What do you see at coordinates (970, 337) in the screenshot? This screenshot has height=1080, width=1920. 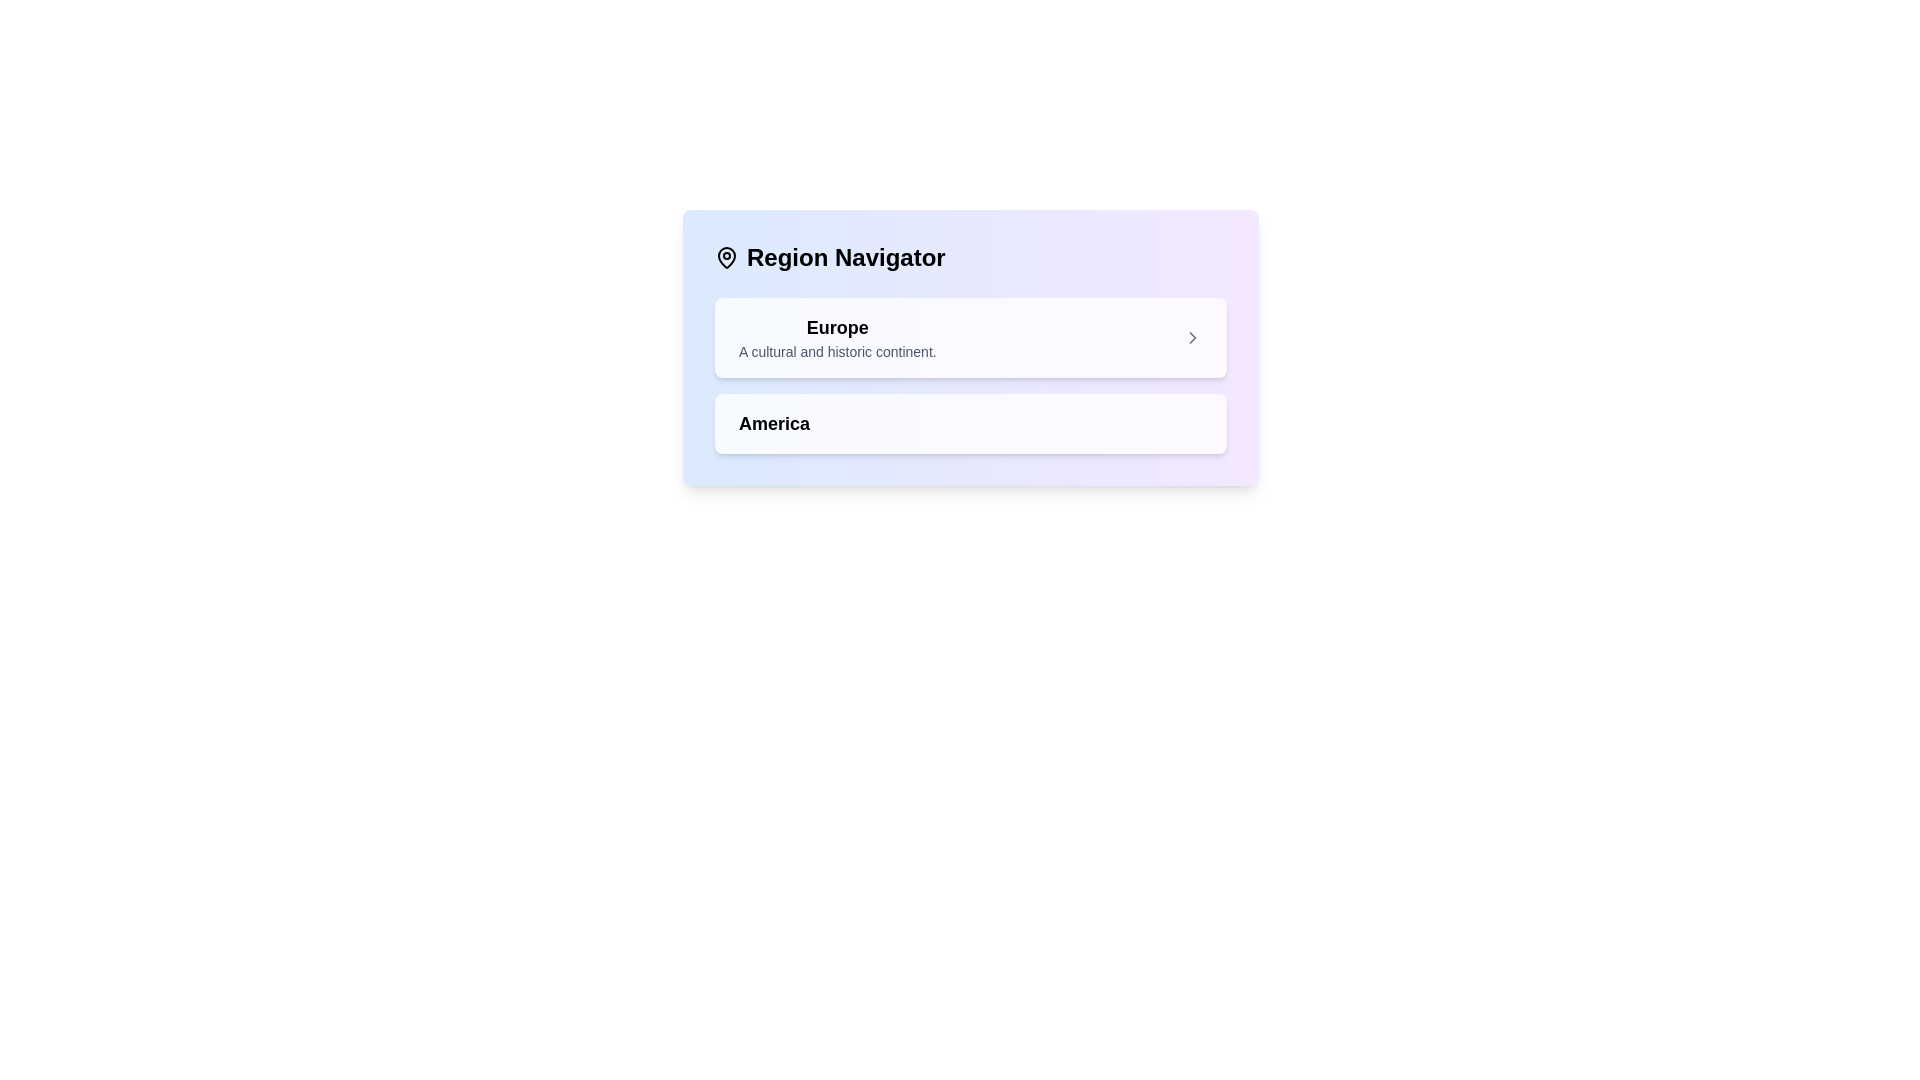 I see `the first clickable list item representing the region 'Europe' within the 'Region Navigator'` at bounding box center [970, 337].